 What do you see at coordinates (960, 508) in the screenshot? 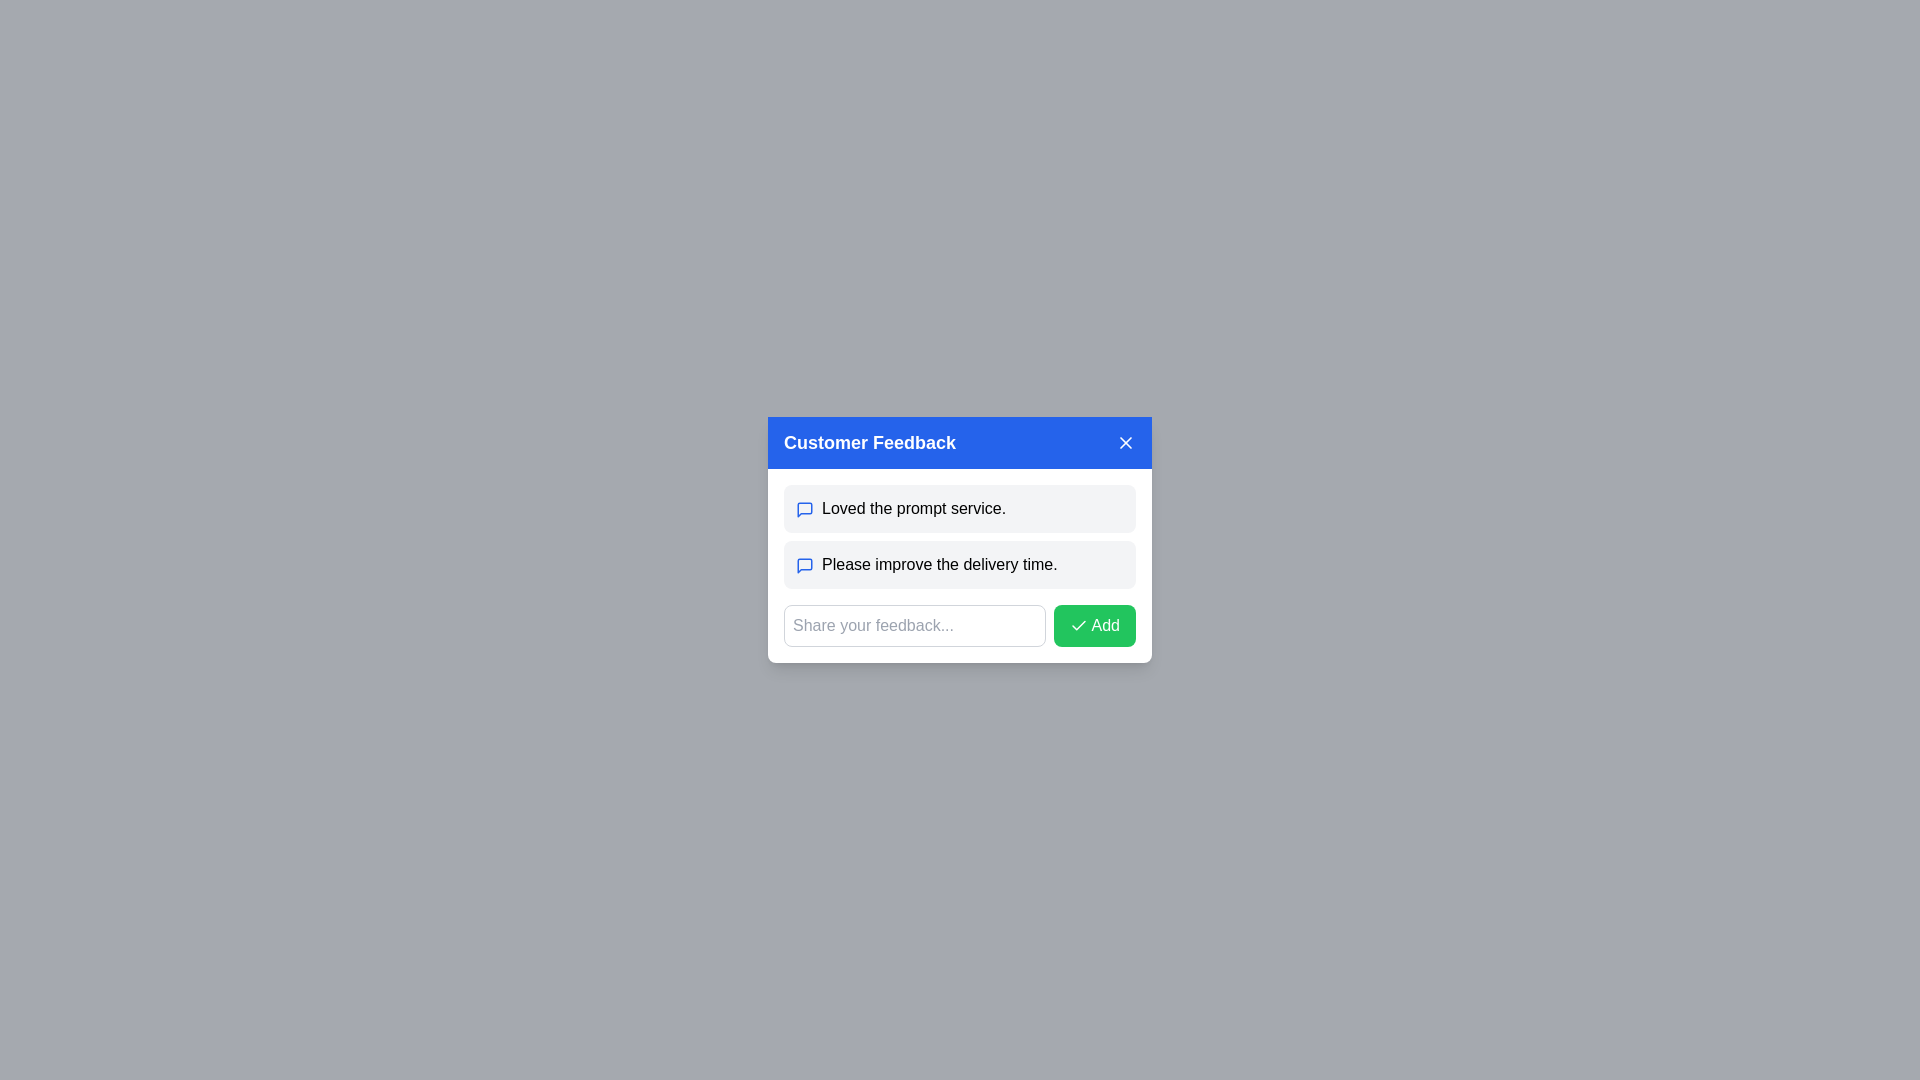
I see `text content of the first feedback message displayed below the title 'Customer Feedback' in the dialog box, which precedes the message 'Please improve the delivery time.'` at bounding box center [960, 508].